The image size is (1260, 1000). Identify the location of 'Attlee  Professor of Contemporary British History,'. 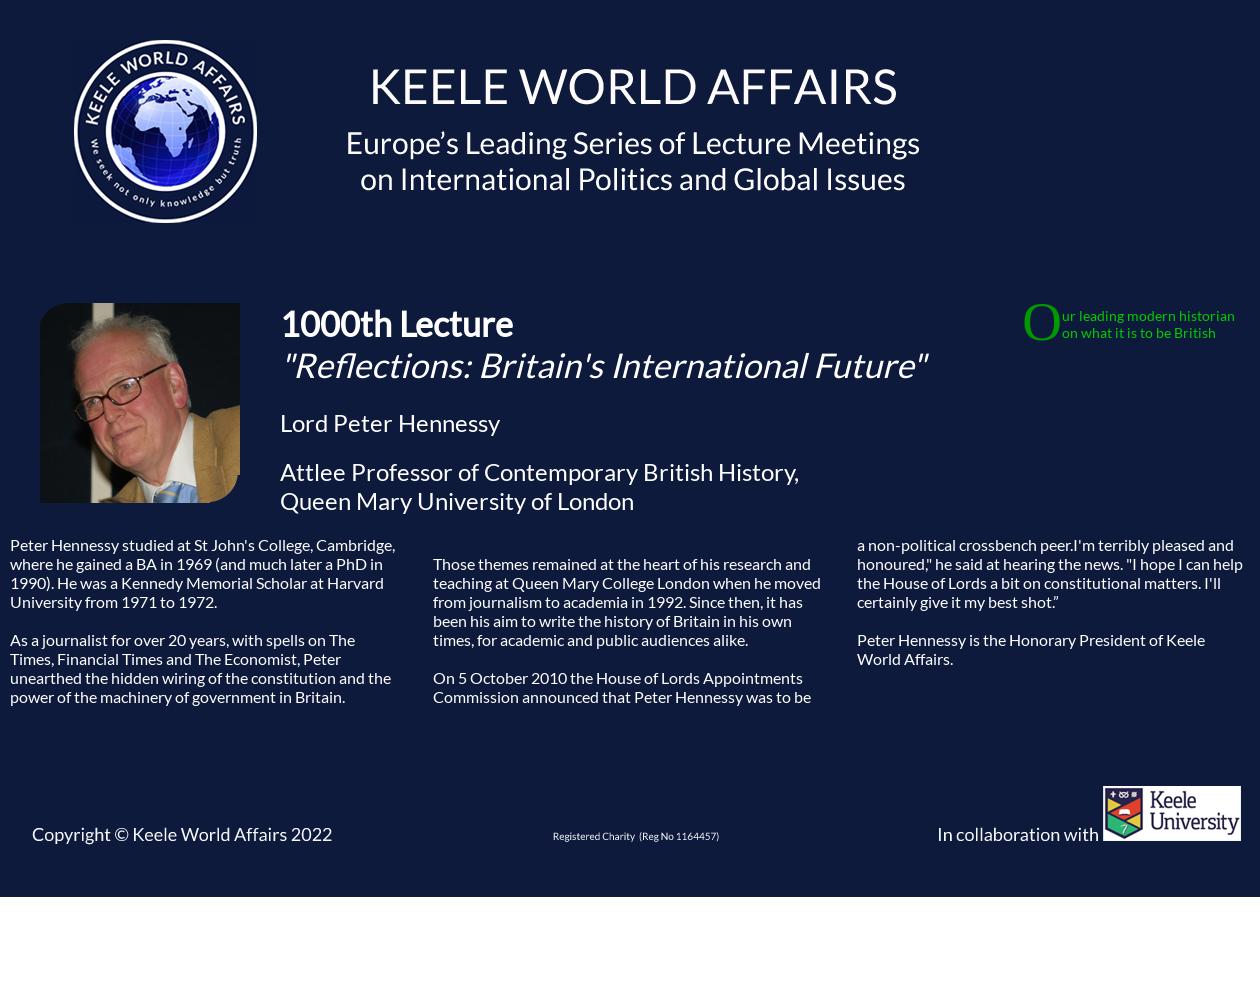
(539, 469).